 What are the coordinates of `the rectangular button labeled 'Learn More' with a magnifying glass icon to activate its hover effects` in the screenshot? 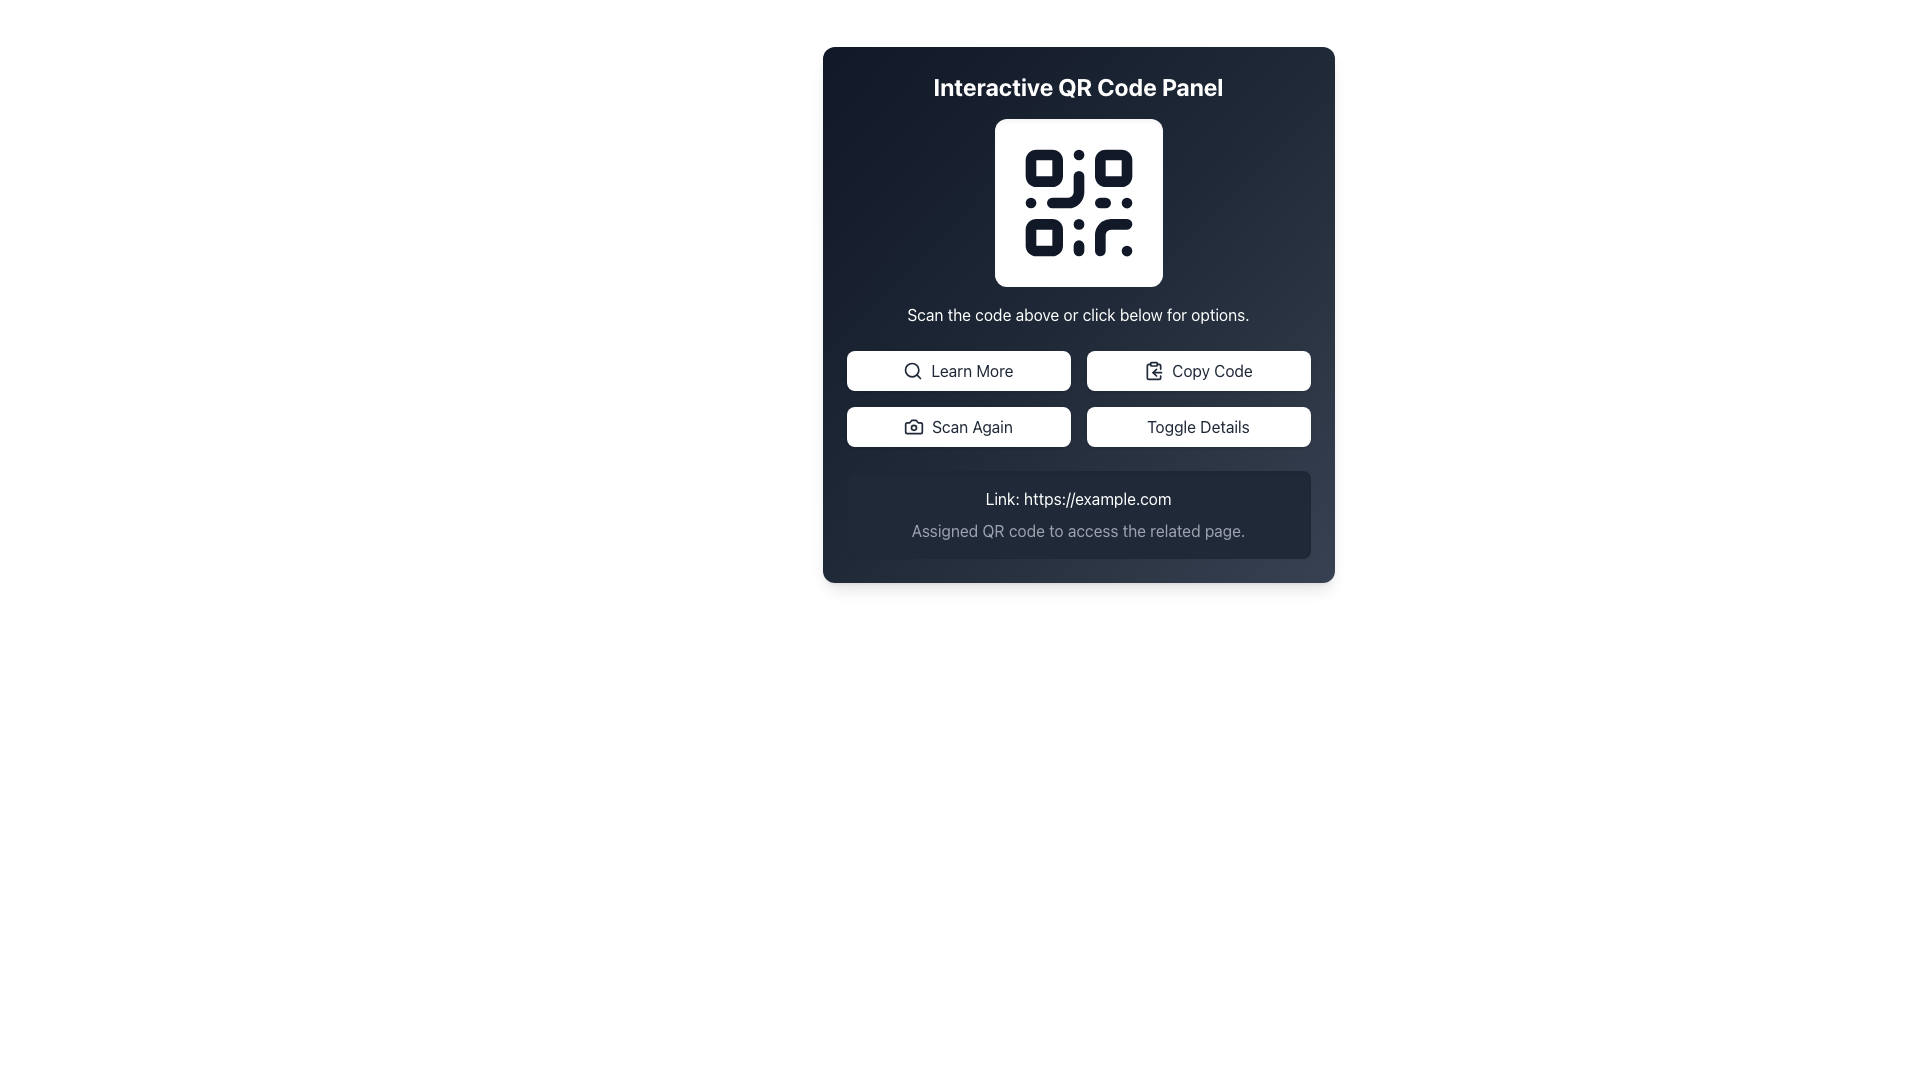 It's located at (957, 370).